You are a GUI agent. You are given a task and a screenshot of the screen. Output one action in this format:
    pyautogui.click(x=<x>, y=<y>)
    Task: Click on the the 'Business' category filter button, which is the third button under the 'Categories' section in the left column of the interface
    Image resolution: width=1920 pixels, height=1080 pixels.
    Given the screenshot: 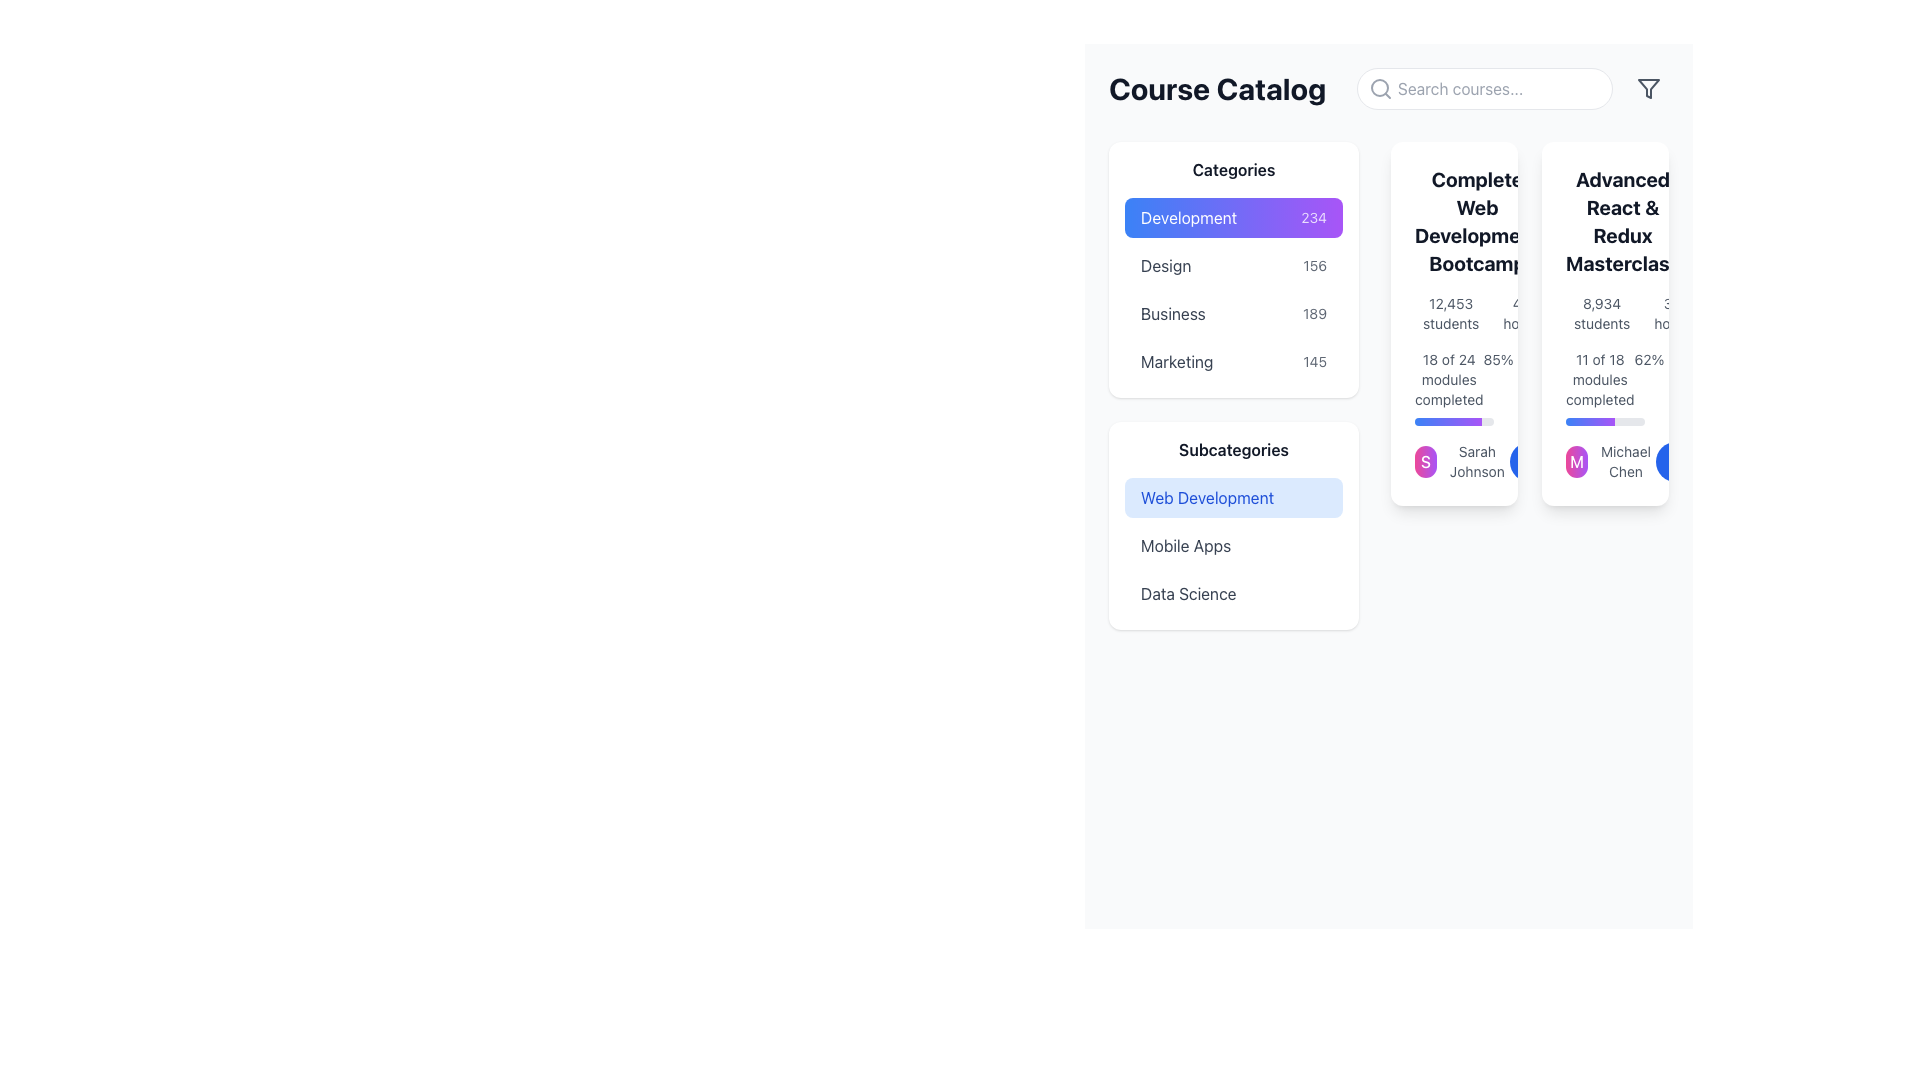 What is the action you would take?
    pyautogui.click(x=1232, y=313)
    